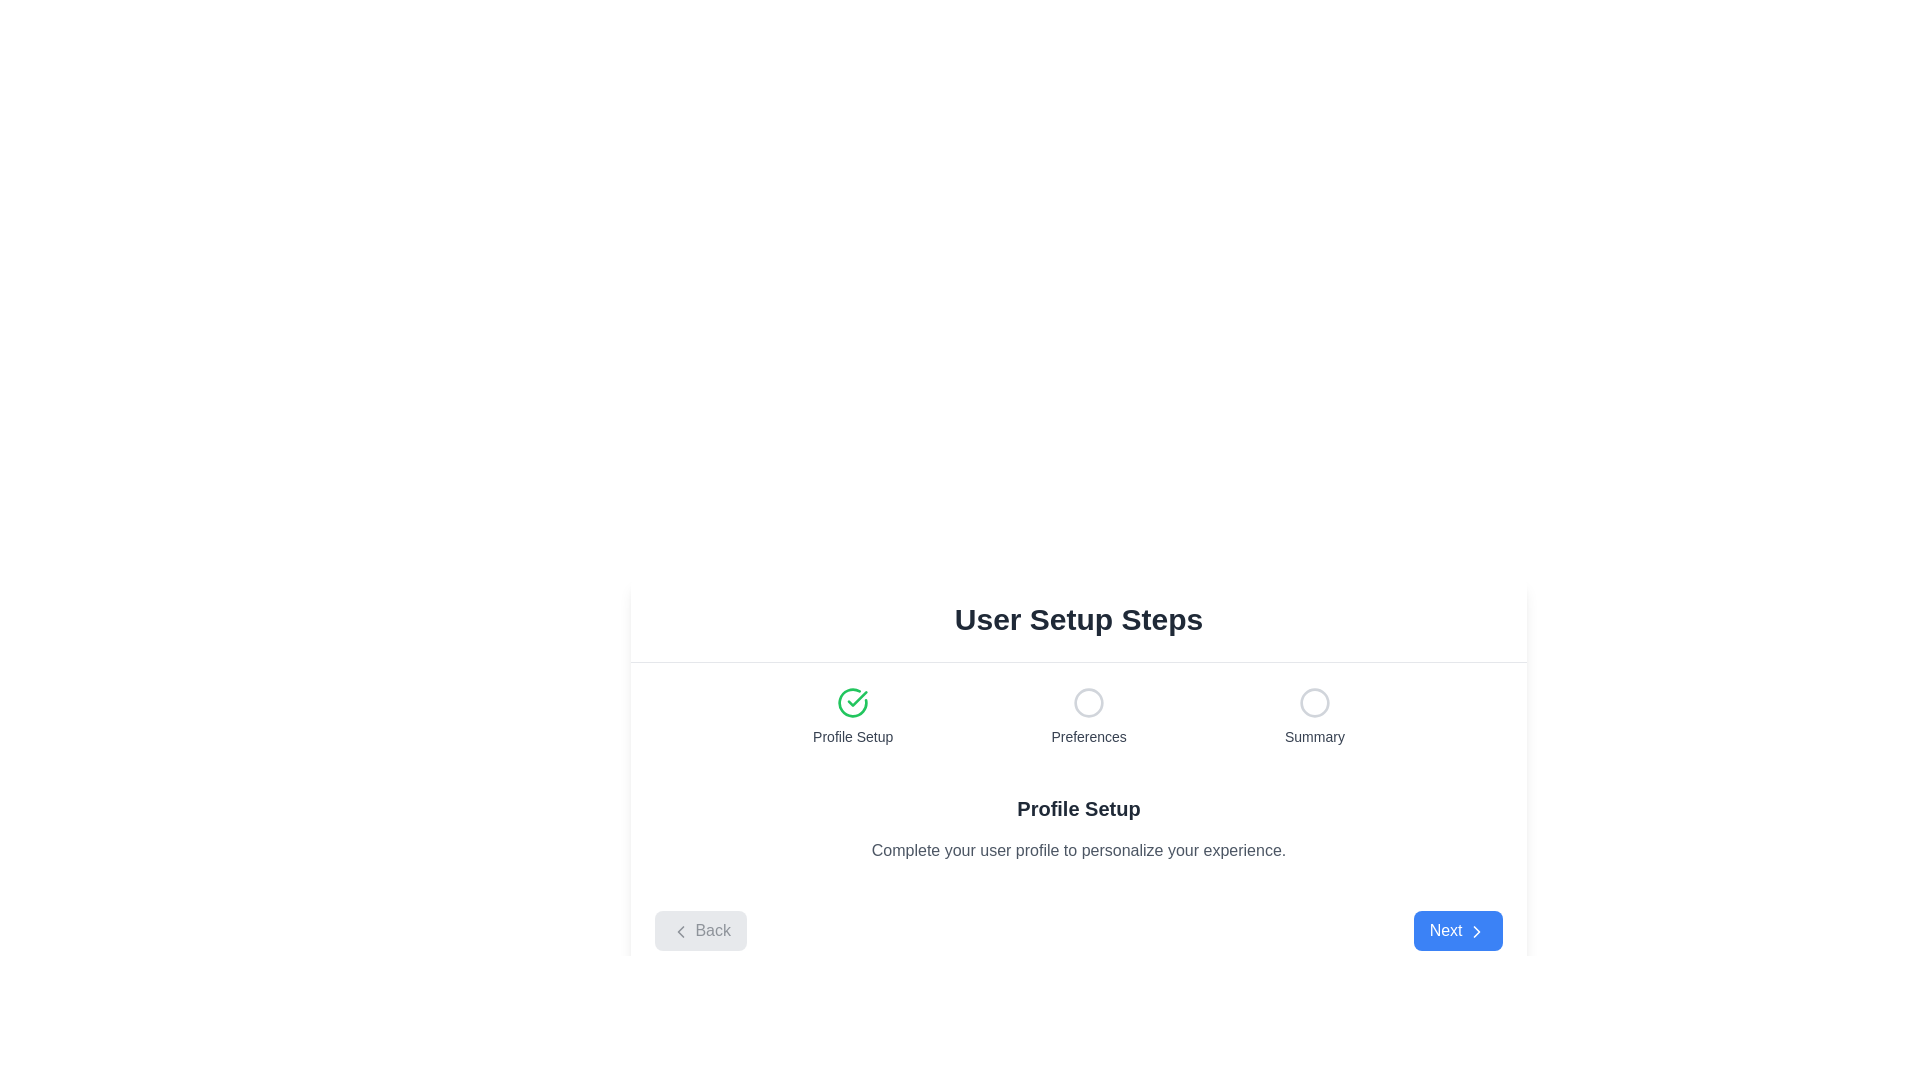 This screenshot has width=1920, height=1080. I want to click on the 'Preferences' section of the stepper UI for keyboard selection, so click(1078, 715).